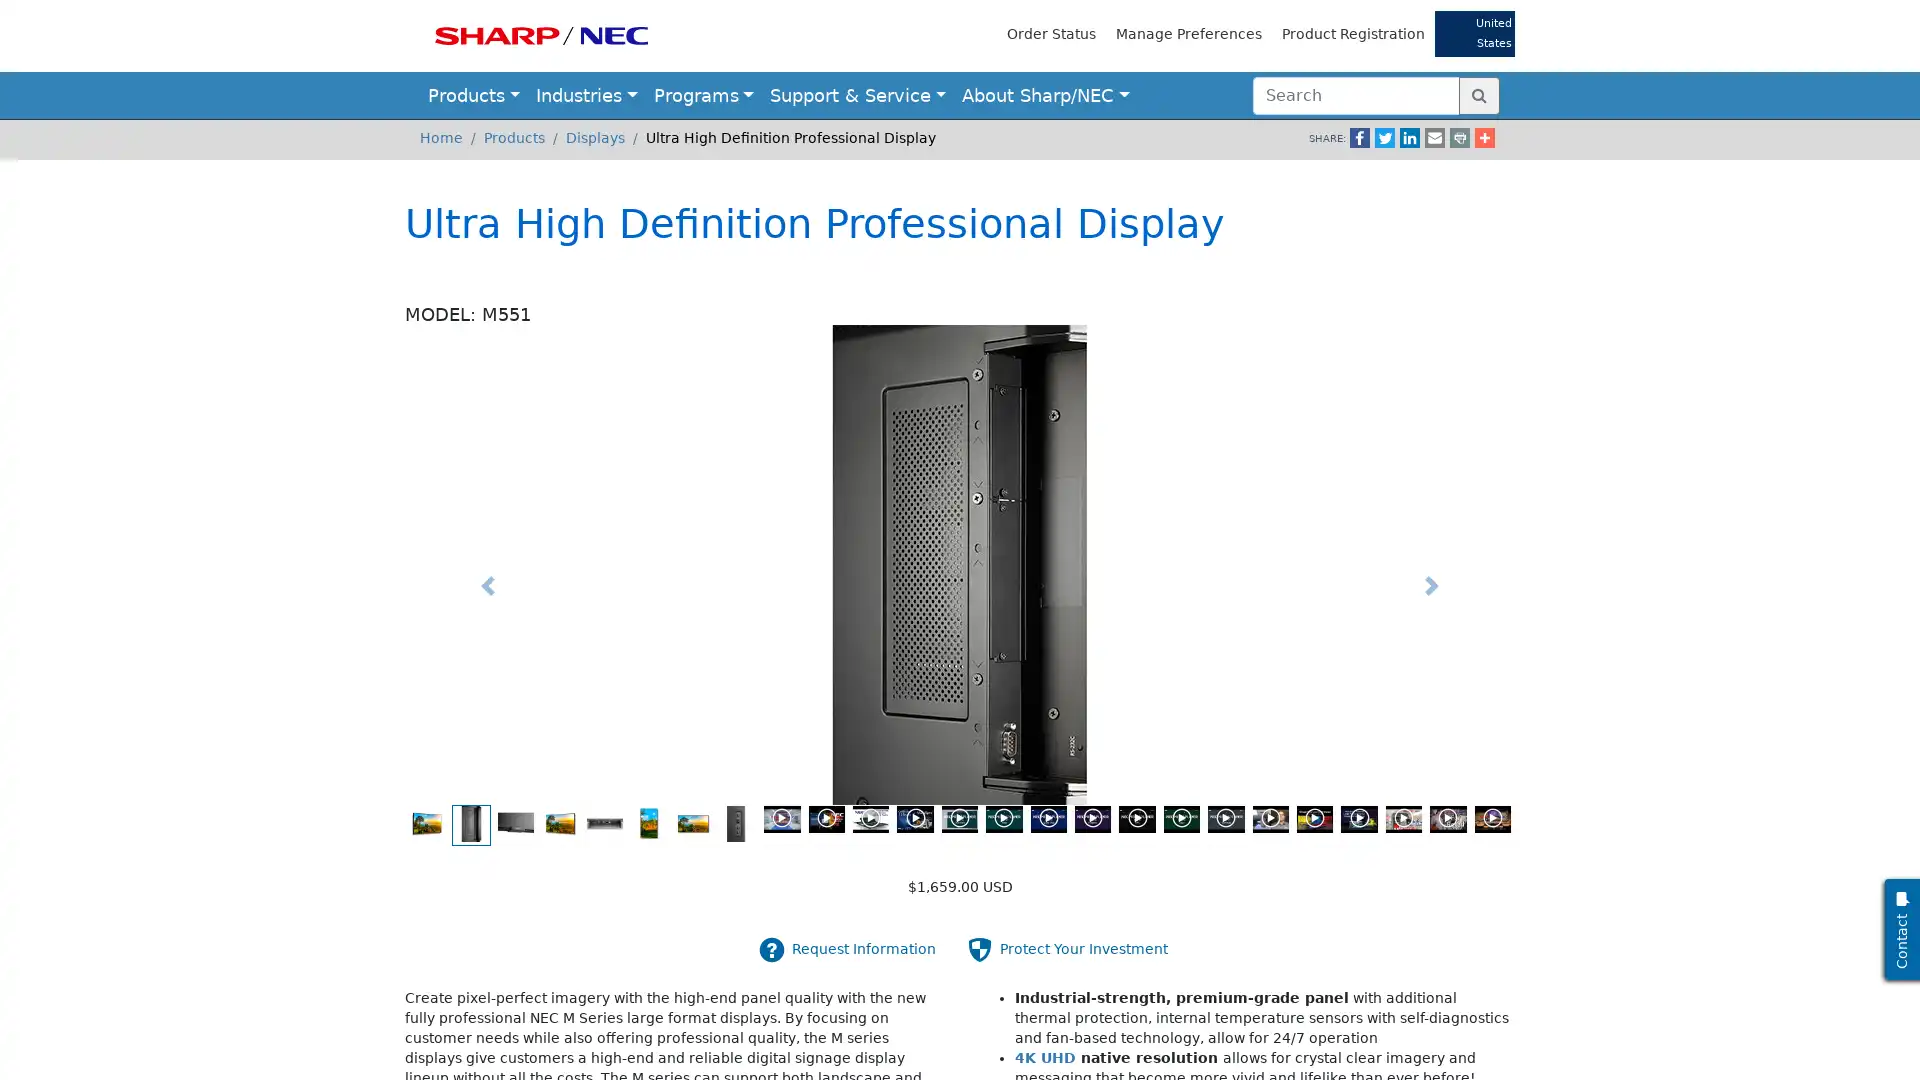 The height and width of the screenshot is (1080, 1920). I want to click on Share to Email, so click(1404, 137).